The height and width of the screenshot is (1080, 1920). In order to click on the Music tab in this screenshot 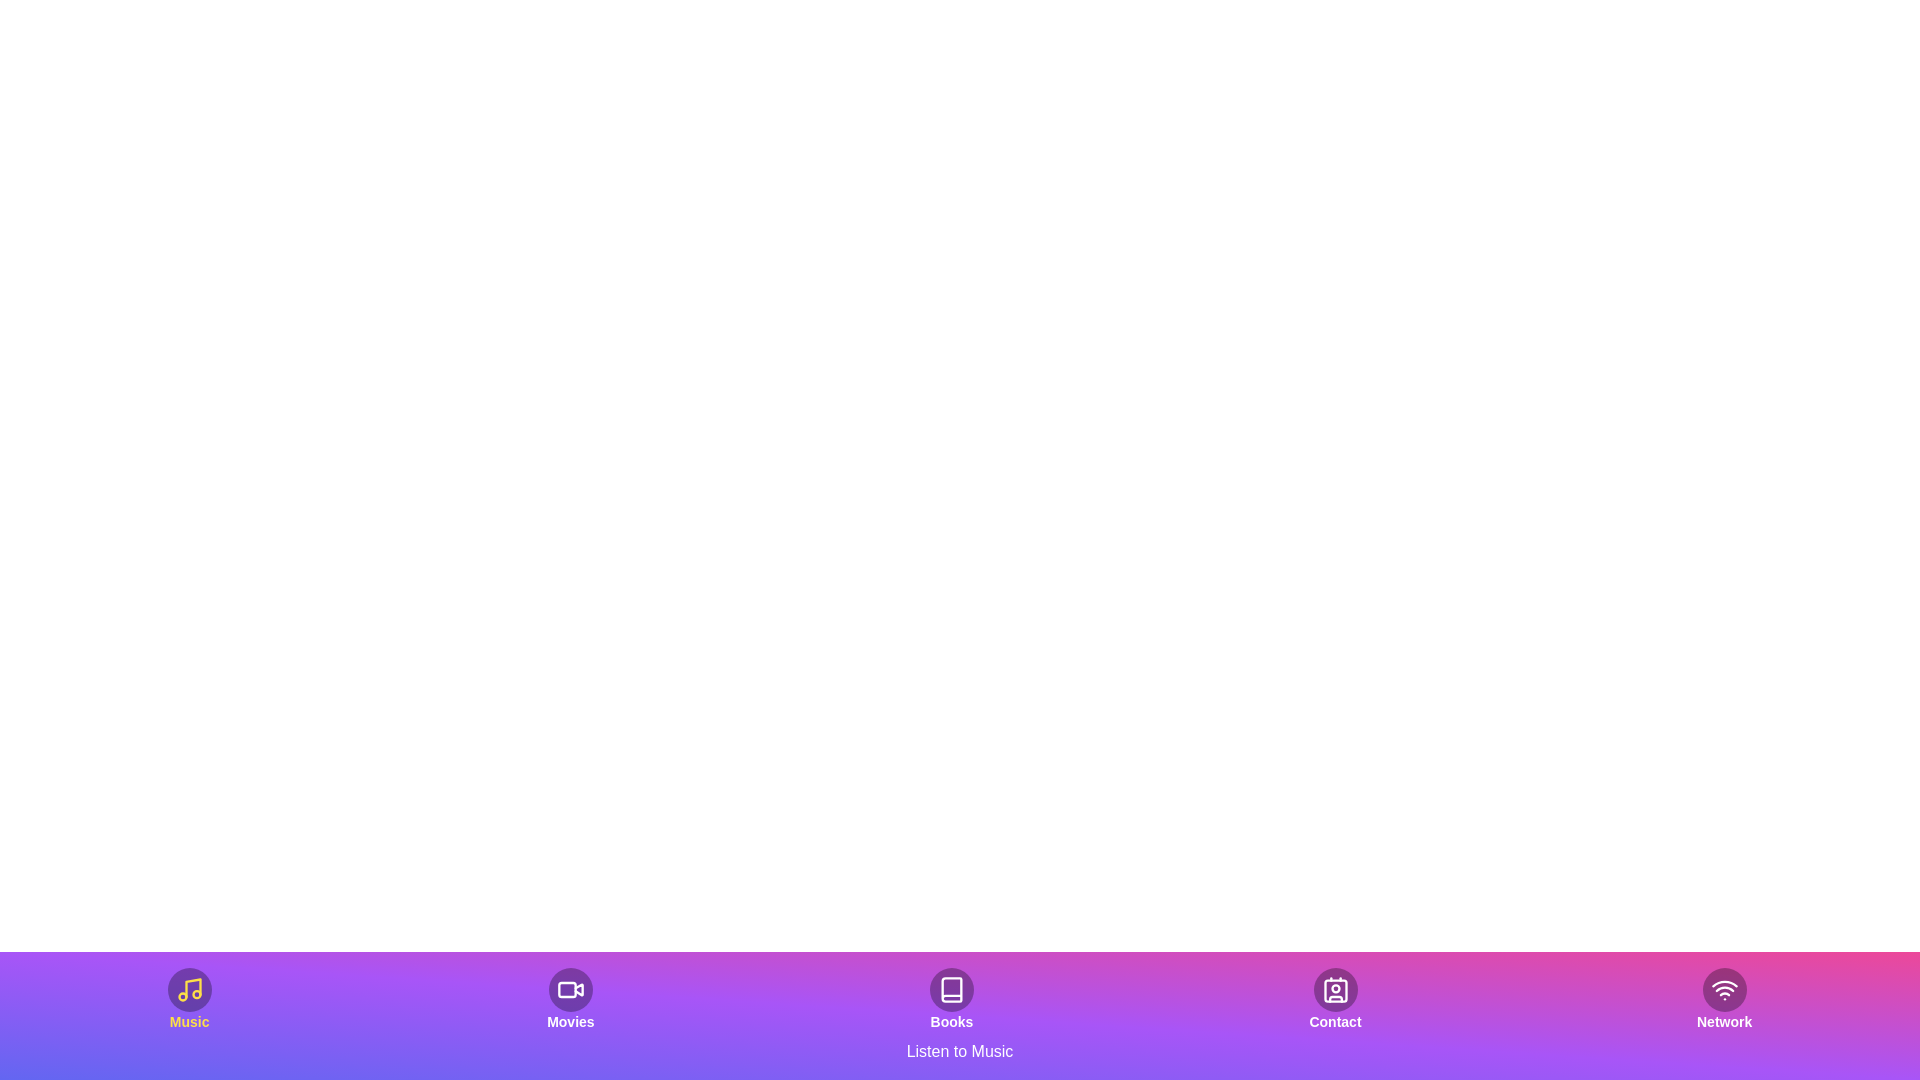, I will do `click(189, 999)`.